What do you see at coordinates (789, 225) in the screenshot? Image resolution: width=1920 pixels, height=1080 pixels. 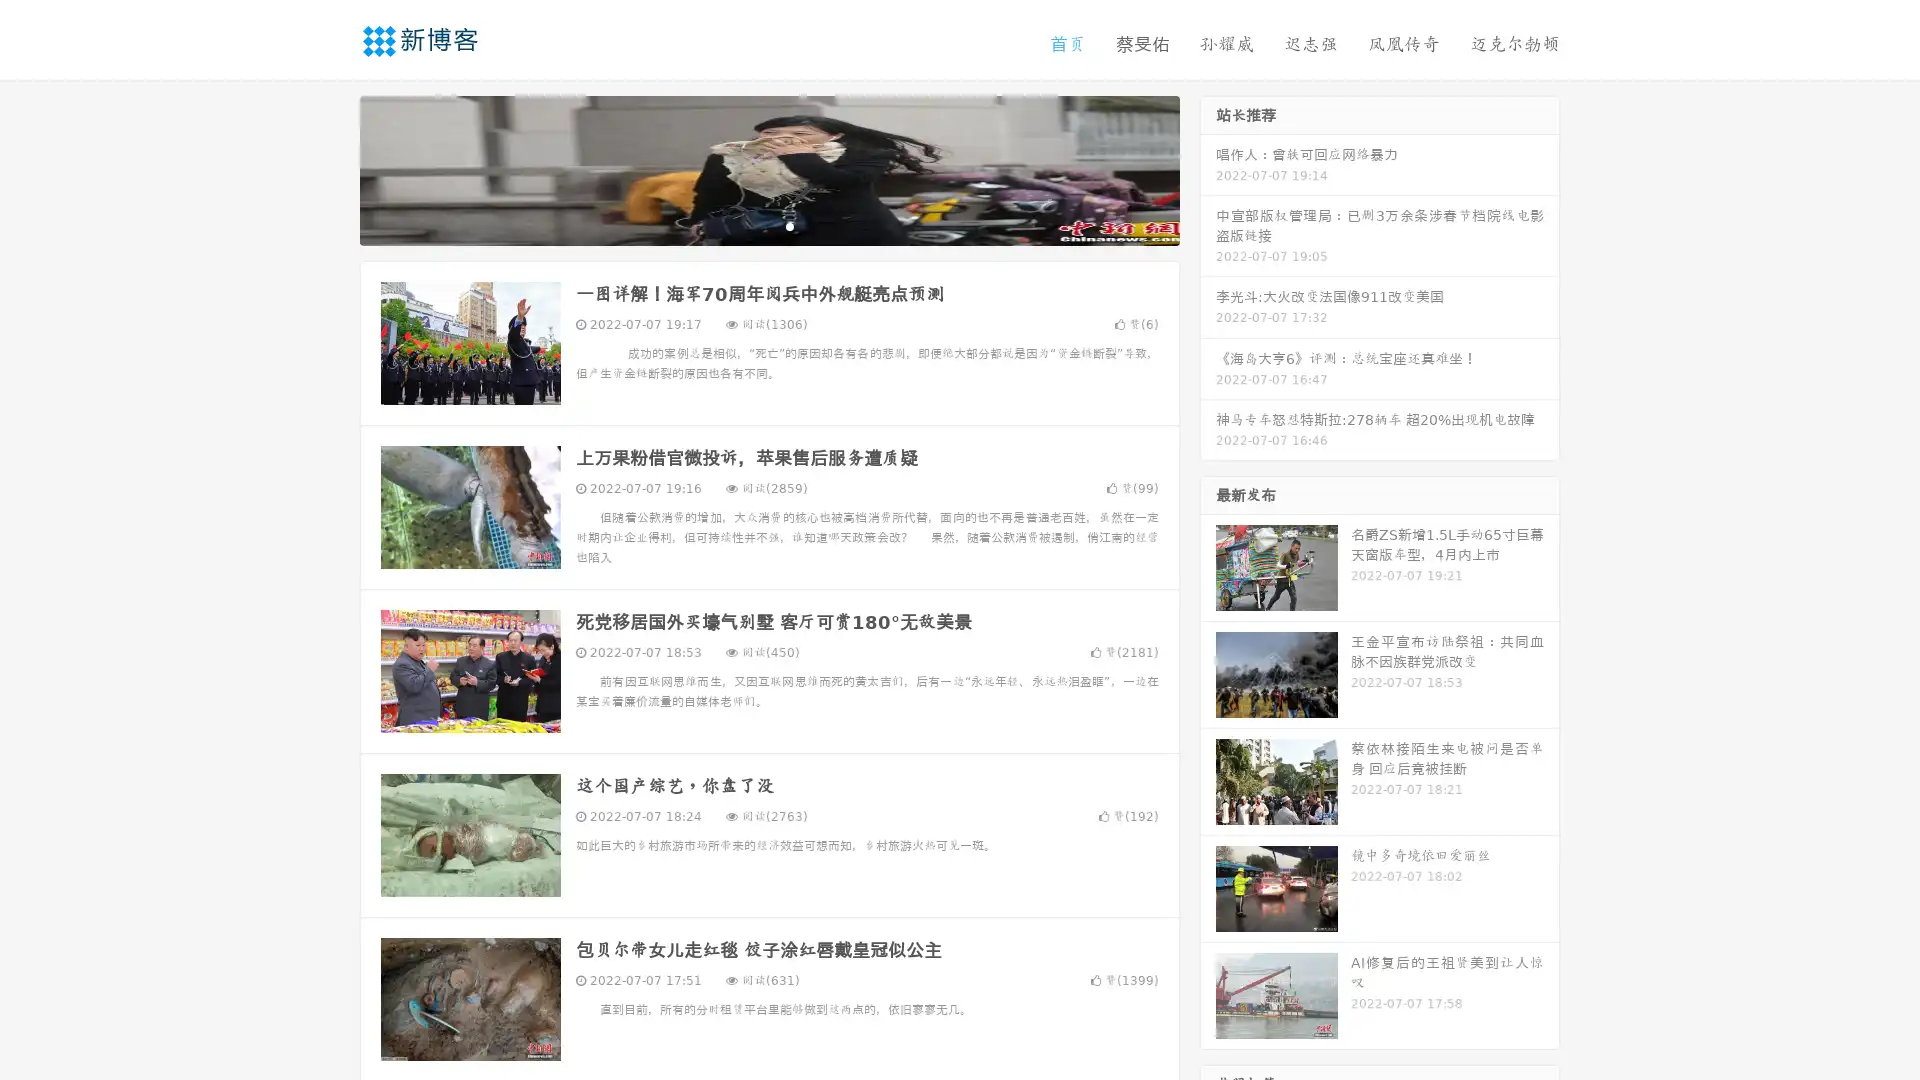 I see `Go to slide 3` at bounding box center [789, 225].